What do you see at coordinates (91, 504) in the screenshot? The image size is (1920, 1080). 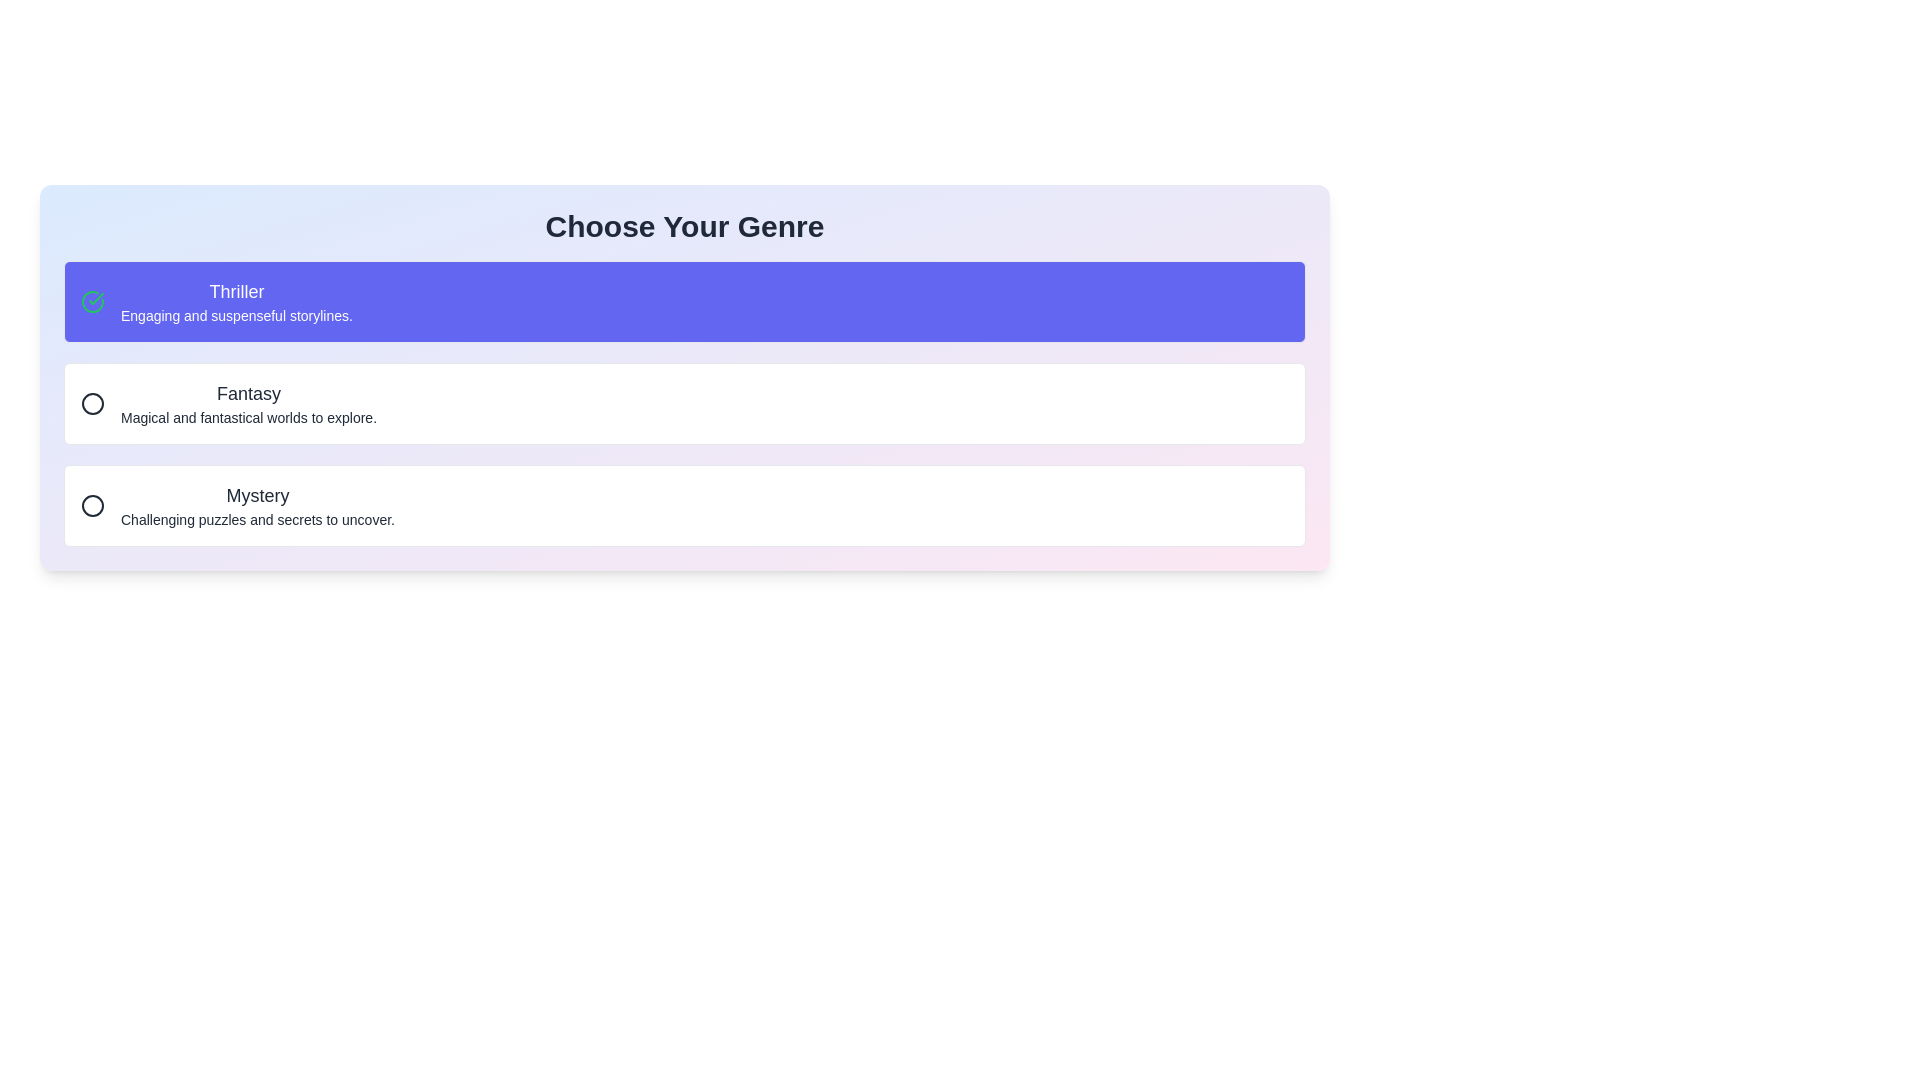 I see `the icon resembling a circle outline with a smaller circle in its center, located to the left of the text 'Mystery' in the bottommost option box of the 'Choose Your Genre' interface` at bounding box center [91, 504].